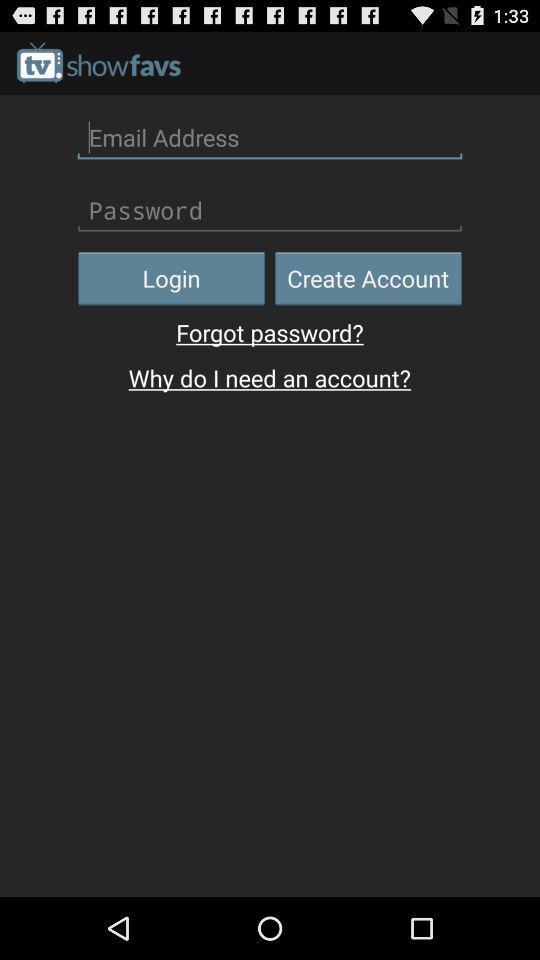 The width and height of the screenshot is (540, 960). What do you see at coordinates (270, 210) in the screenshot?
I see `password` at bounding box center [270, 210].